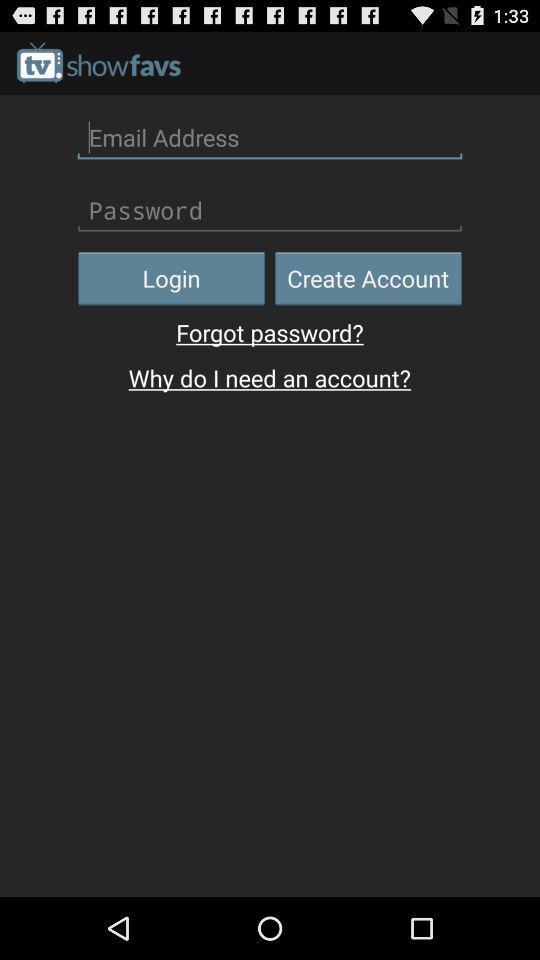 The width and height of the screenshot is (540, 960). What do you see at coordinates (270, 210) in the screenshot?
I see `password` at bounding box center [270, 210].